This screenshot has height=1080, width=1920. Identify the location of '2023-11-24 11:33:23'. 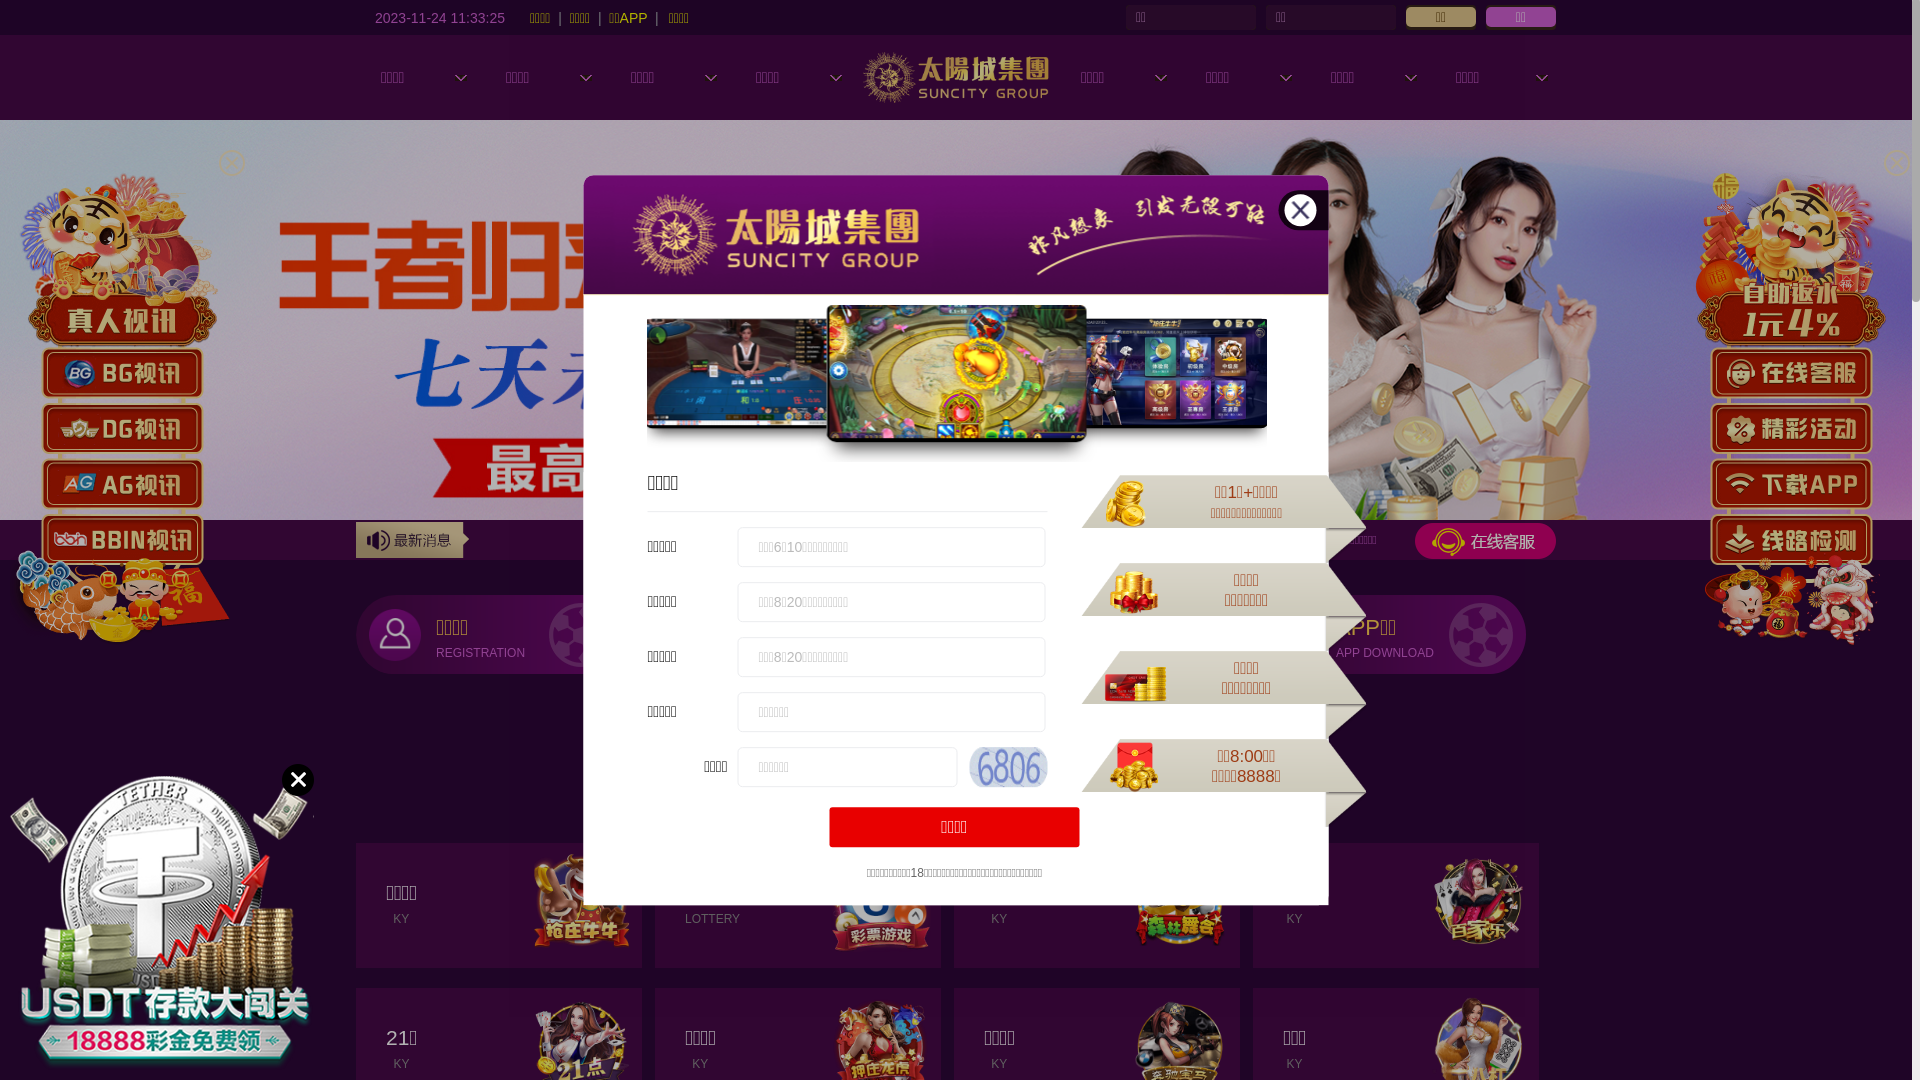
(439, 16).